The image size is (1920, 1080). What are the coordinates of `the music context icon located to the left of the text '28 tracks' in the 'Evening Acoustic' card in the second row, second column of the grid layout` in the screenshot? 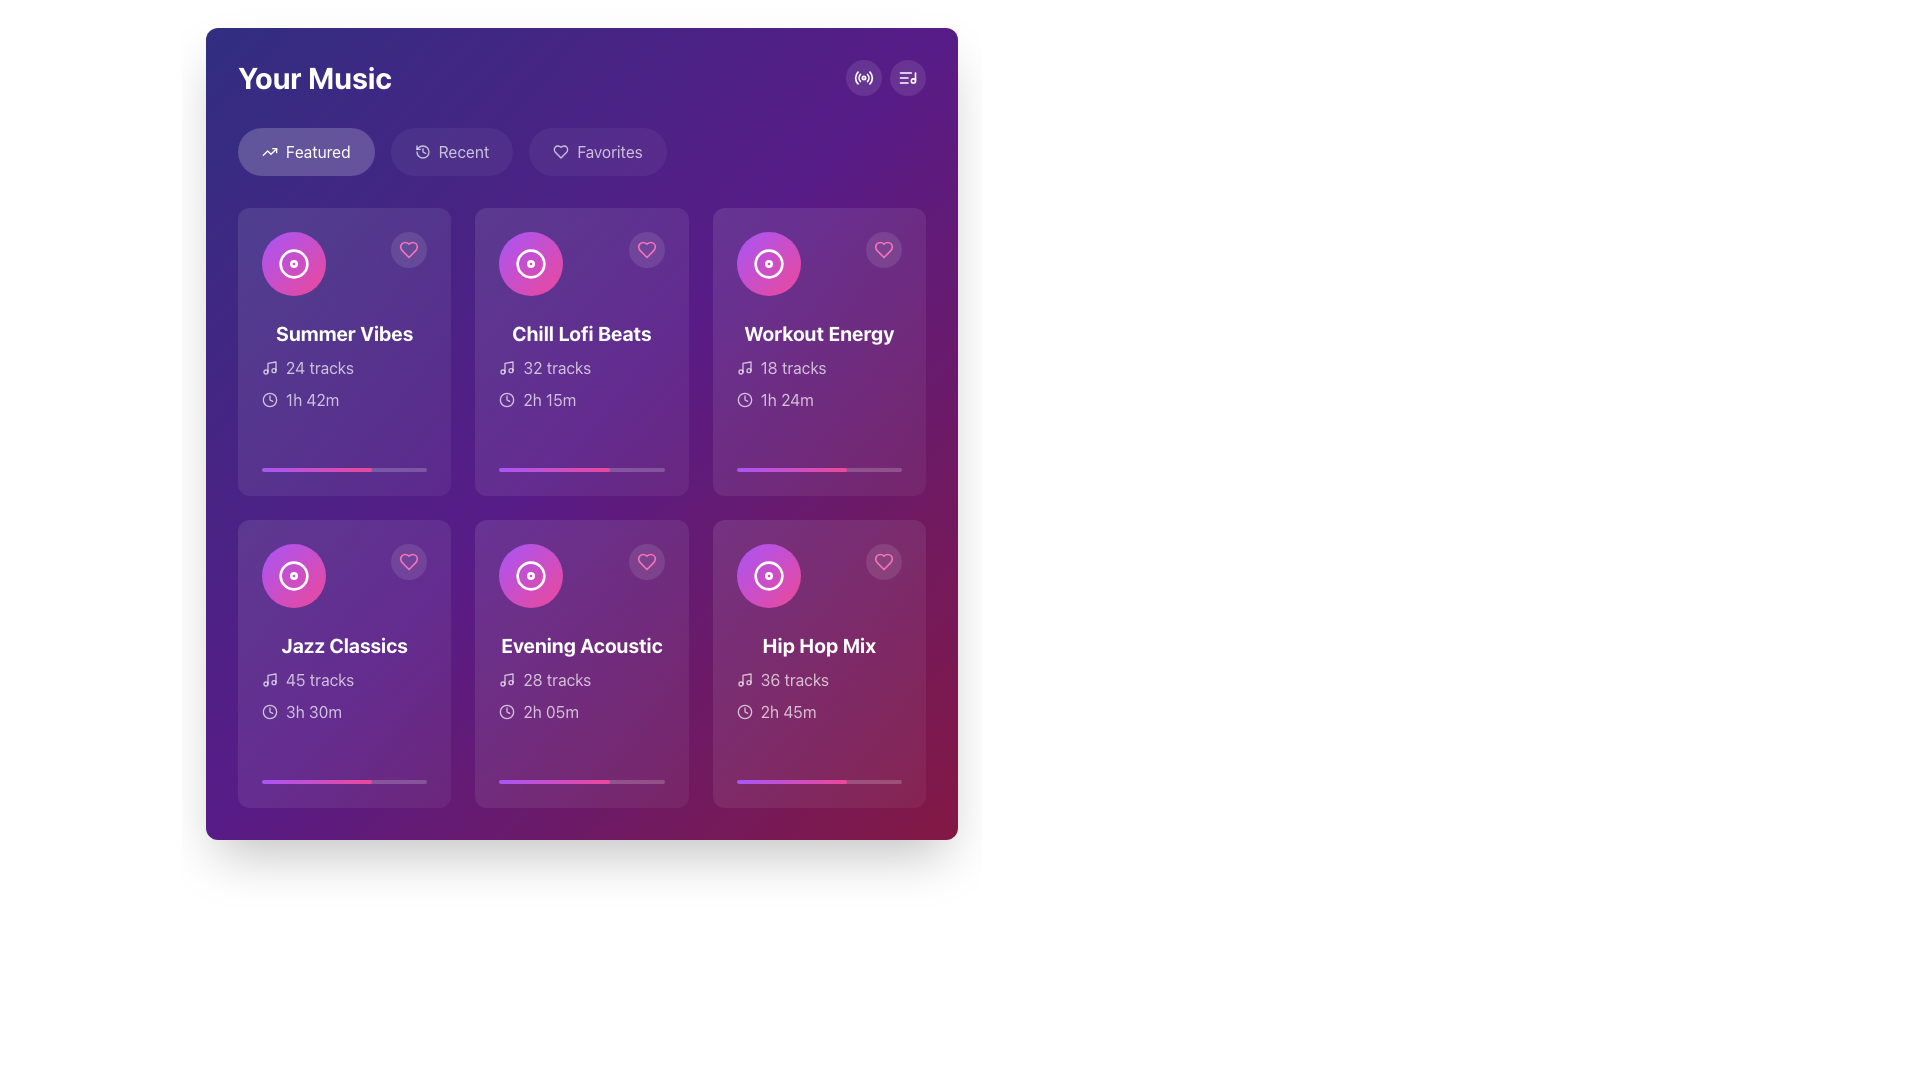 It's located at (507, 678).